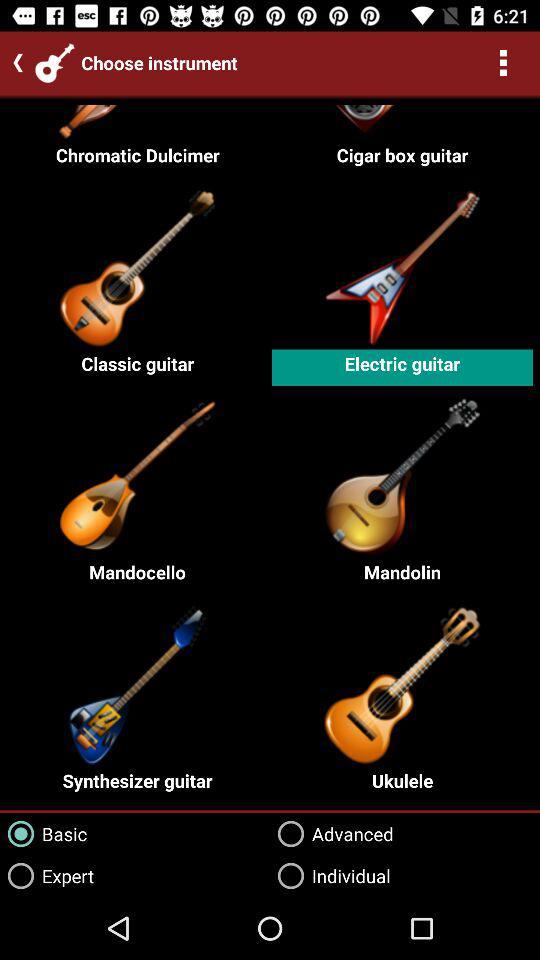 This screenshot has height=960, width=540. What do you see at coordinates (13, 62) in the screenshot?
I see `the arrow_backward icon` at bounding box center [13, 62].